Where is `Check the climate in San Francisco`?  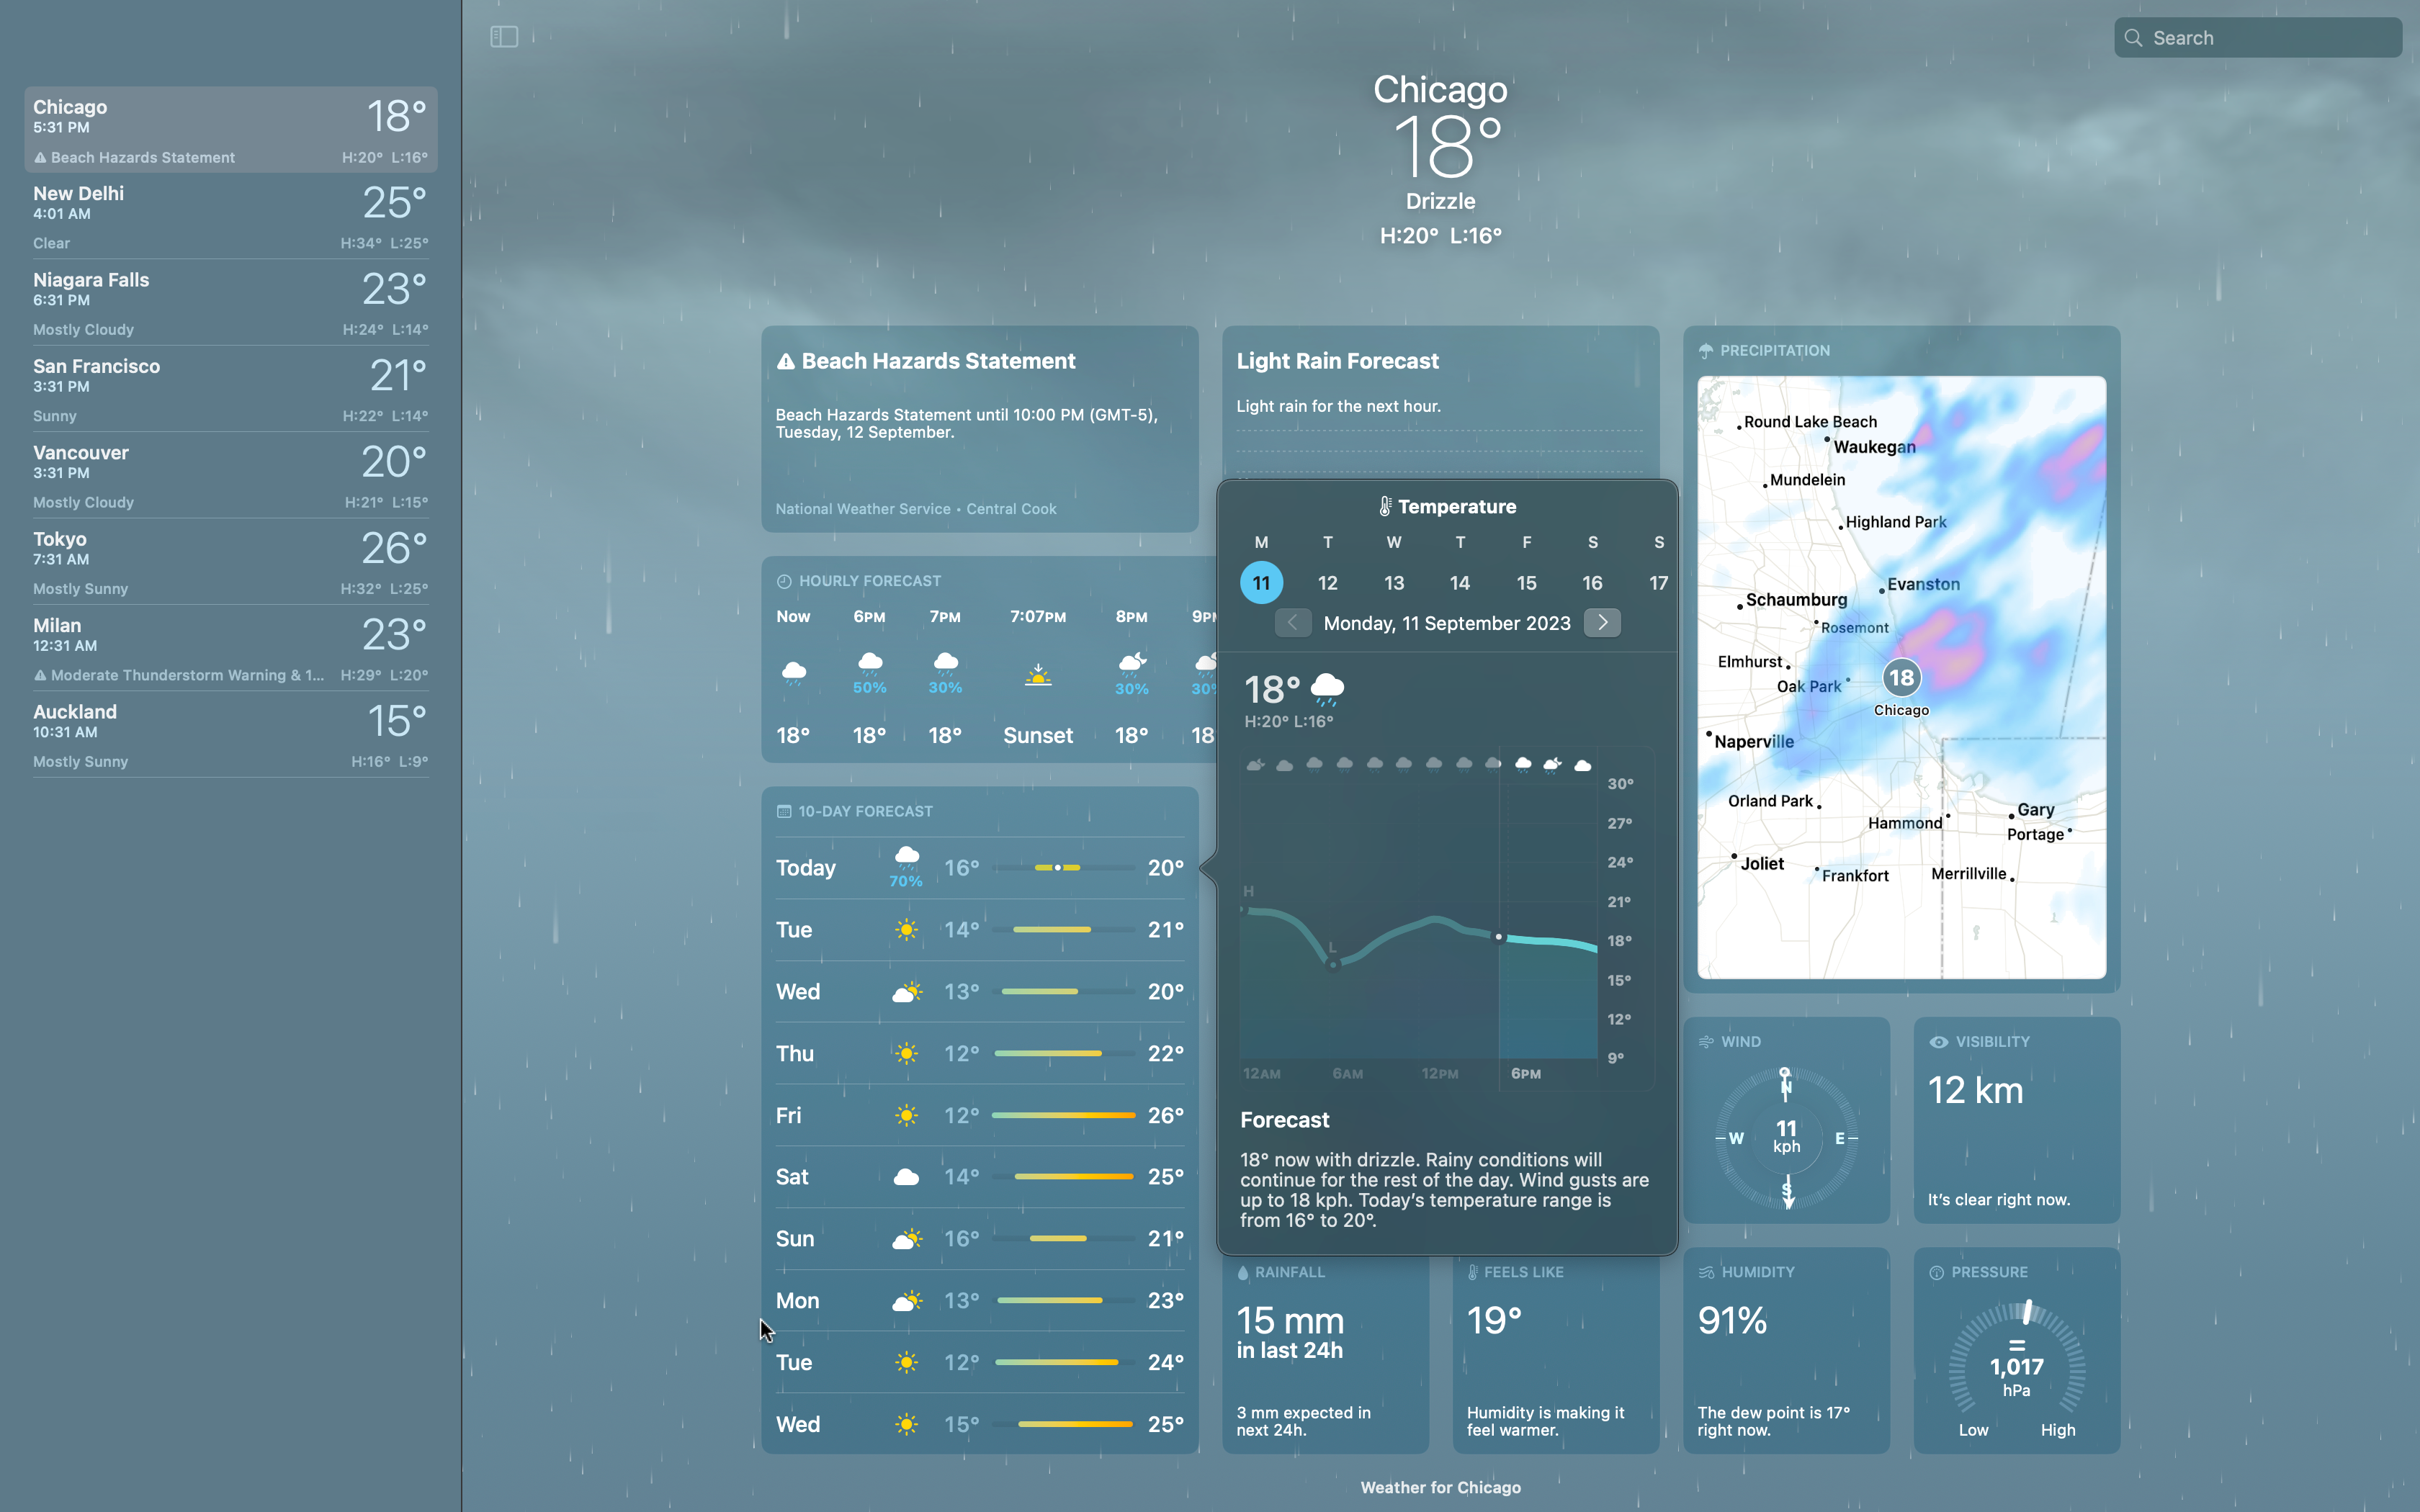 Check the climate in San Francisco is located at coordinates (226, 382).